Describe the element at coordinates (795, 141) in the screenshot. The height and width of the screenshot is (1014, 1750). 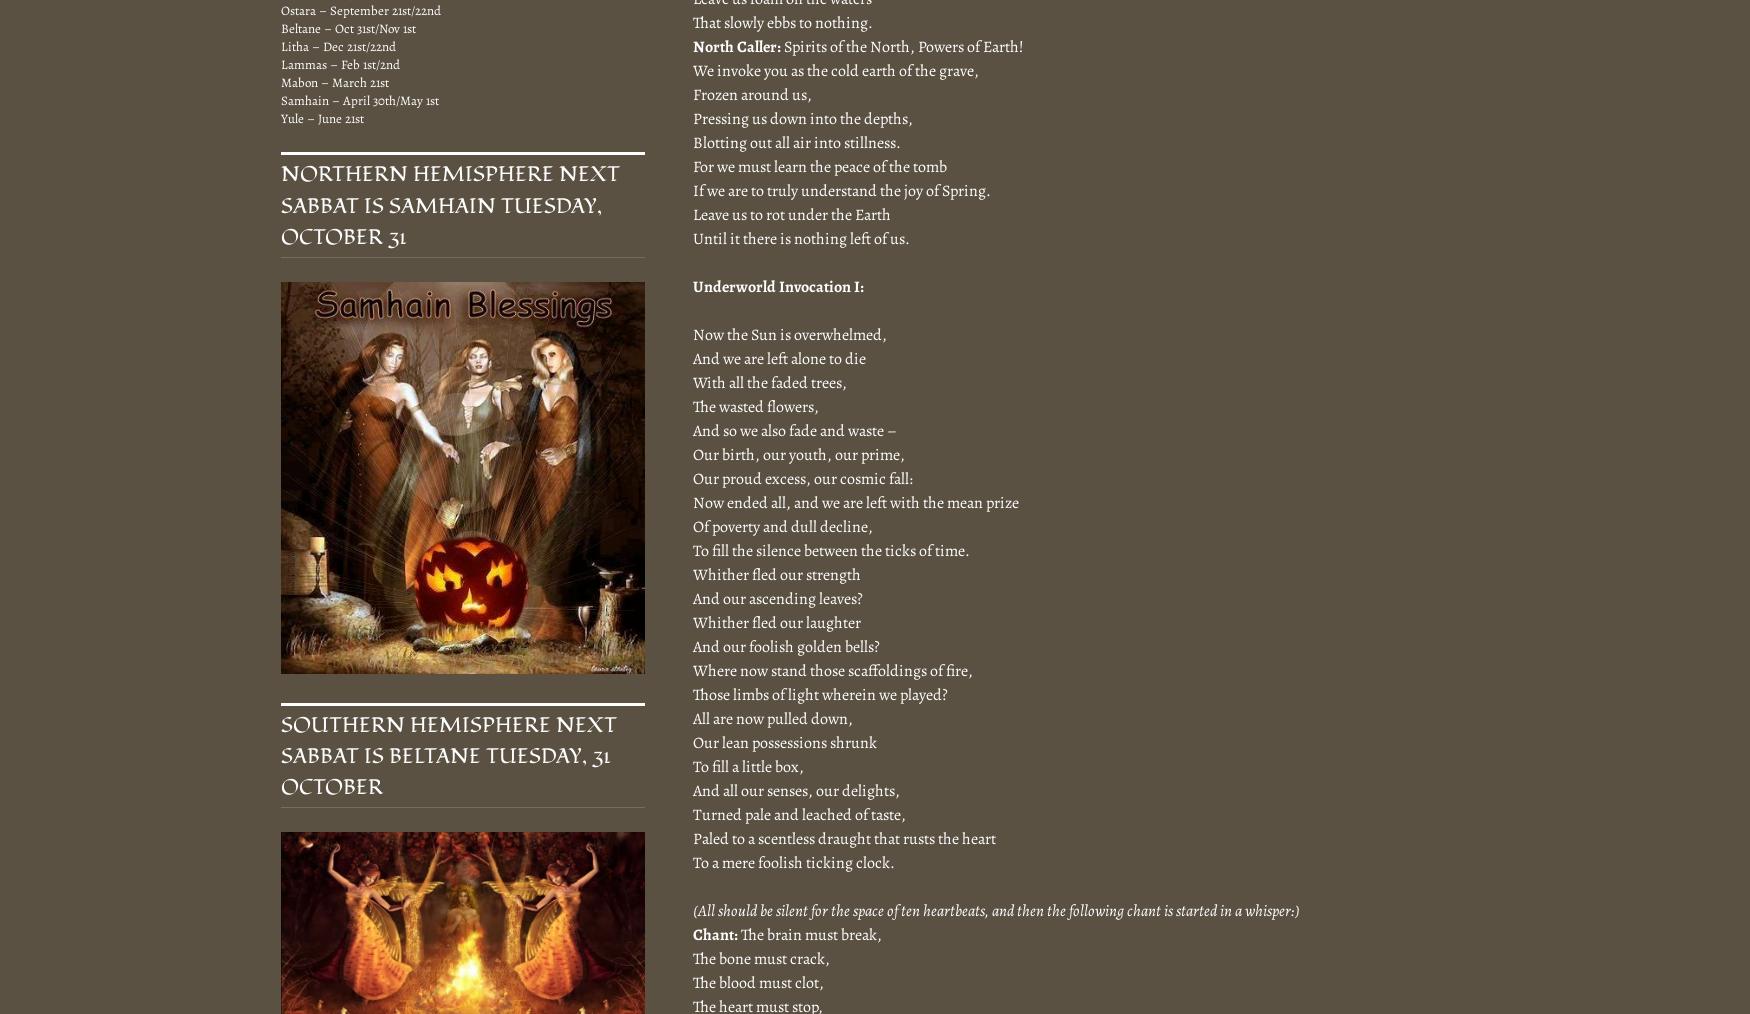
I see `'Blotting out all air into stillness.'` at that location.